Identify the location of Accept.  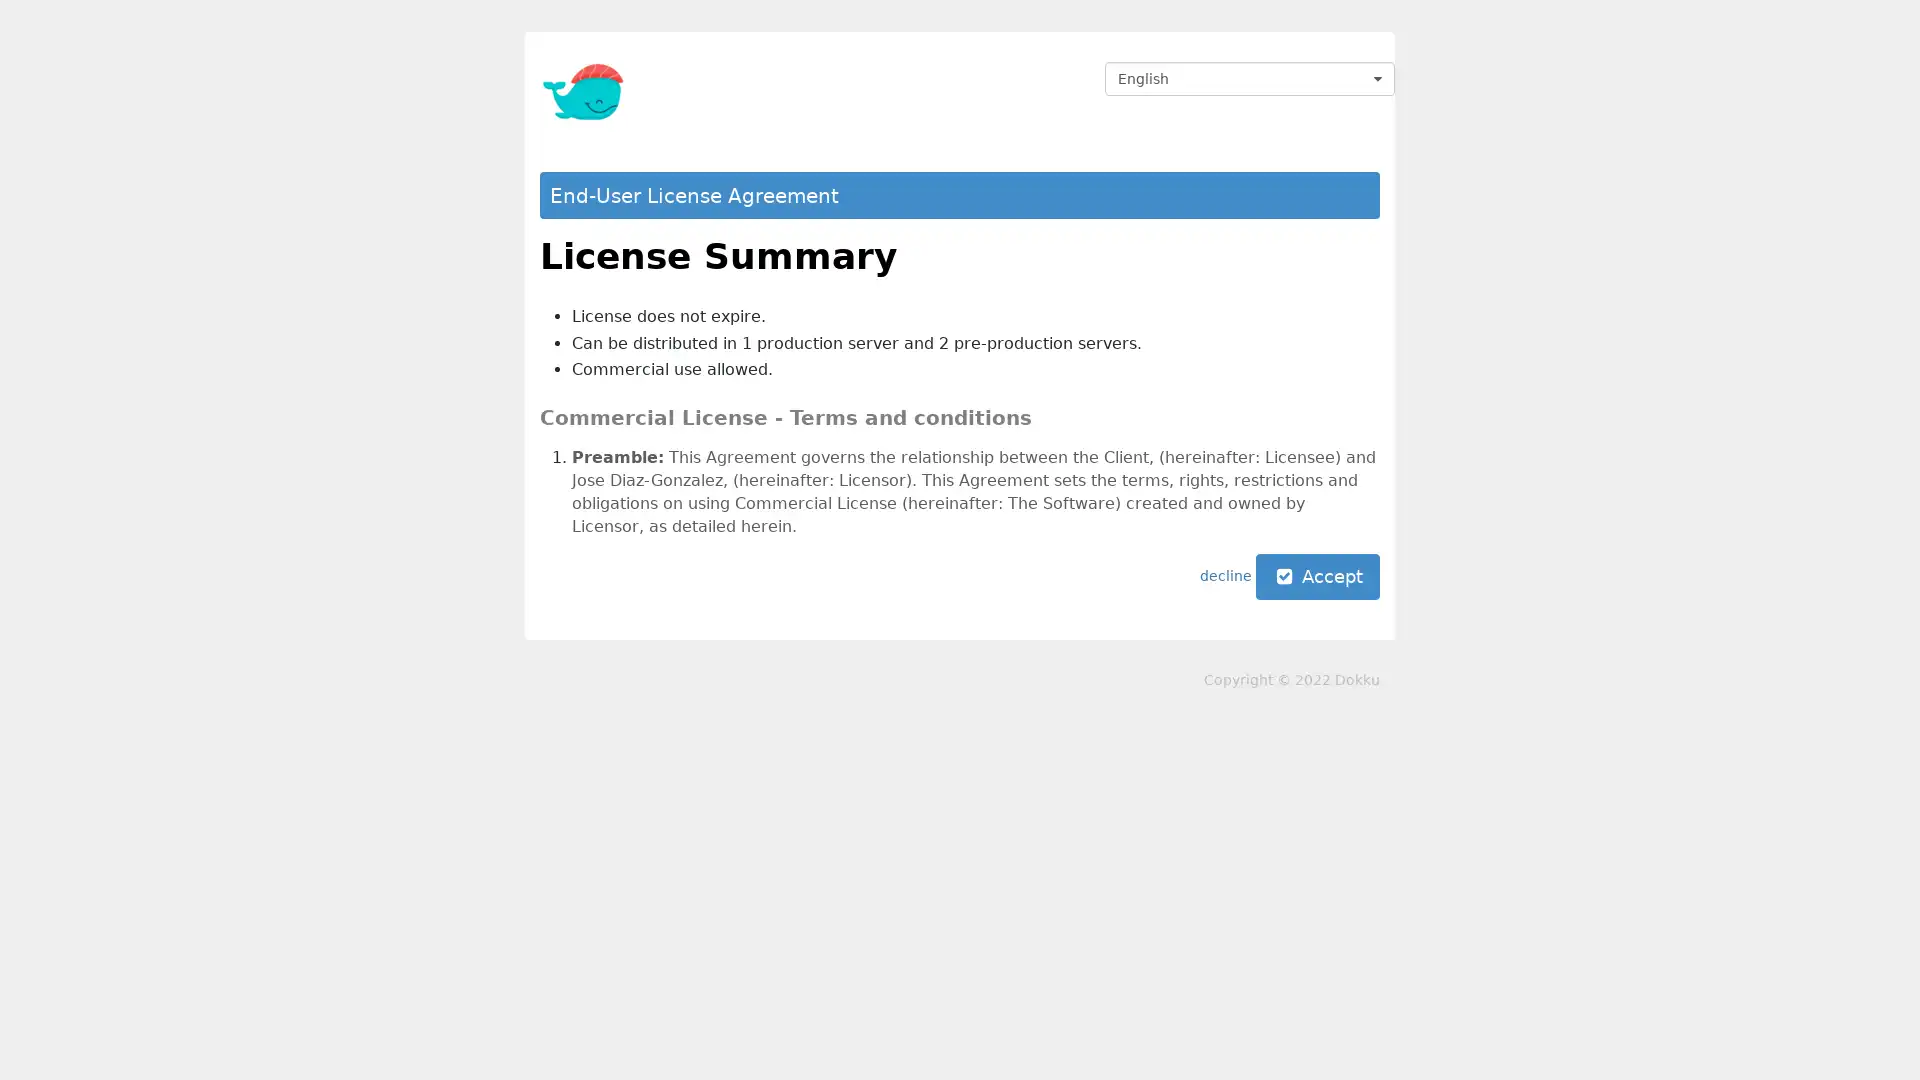
(1317, 577).